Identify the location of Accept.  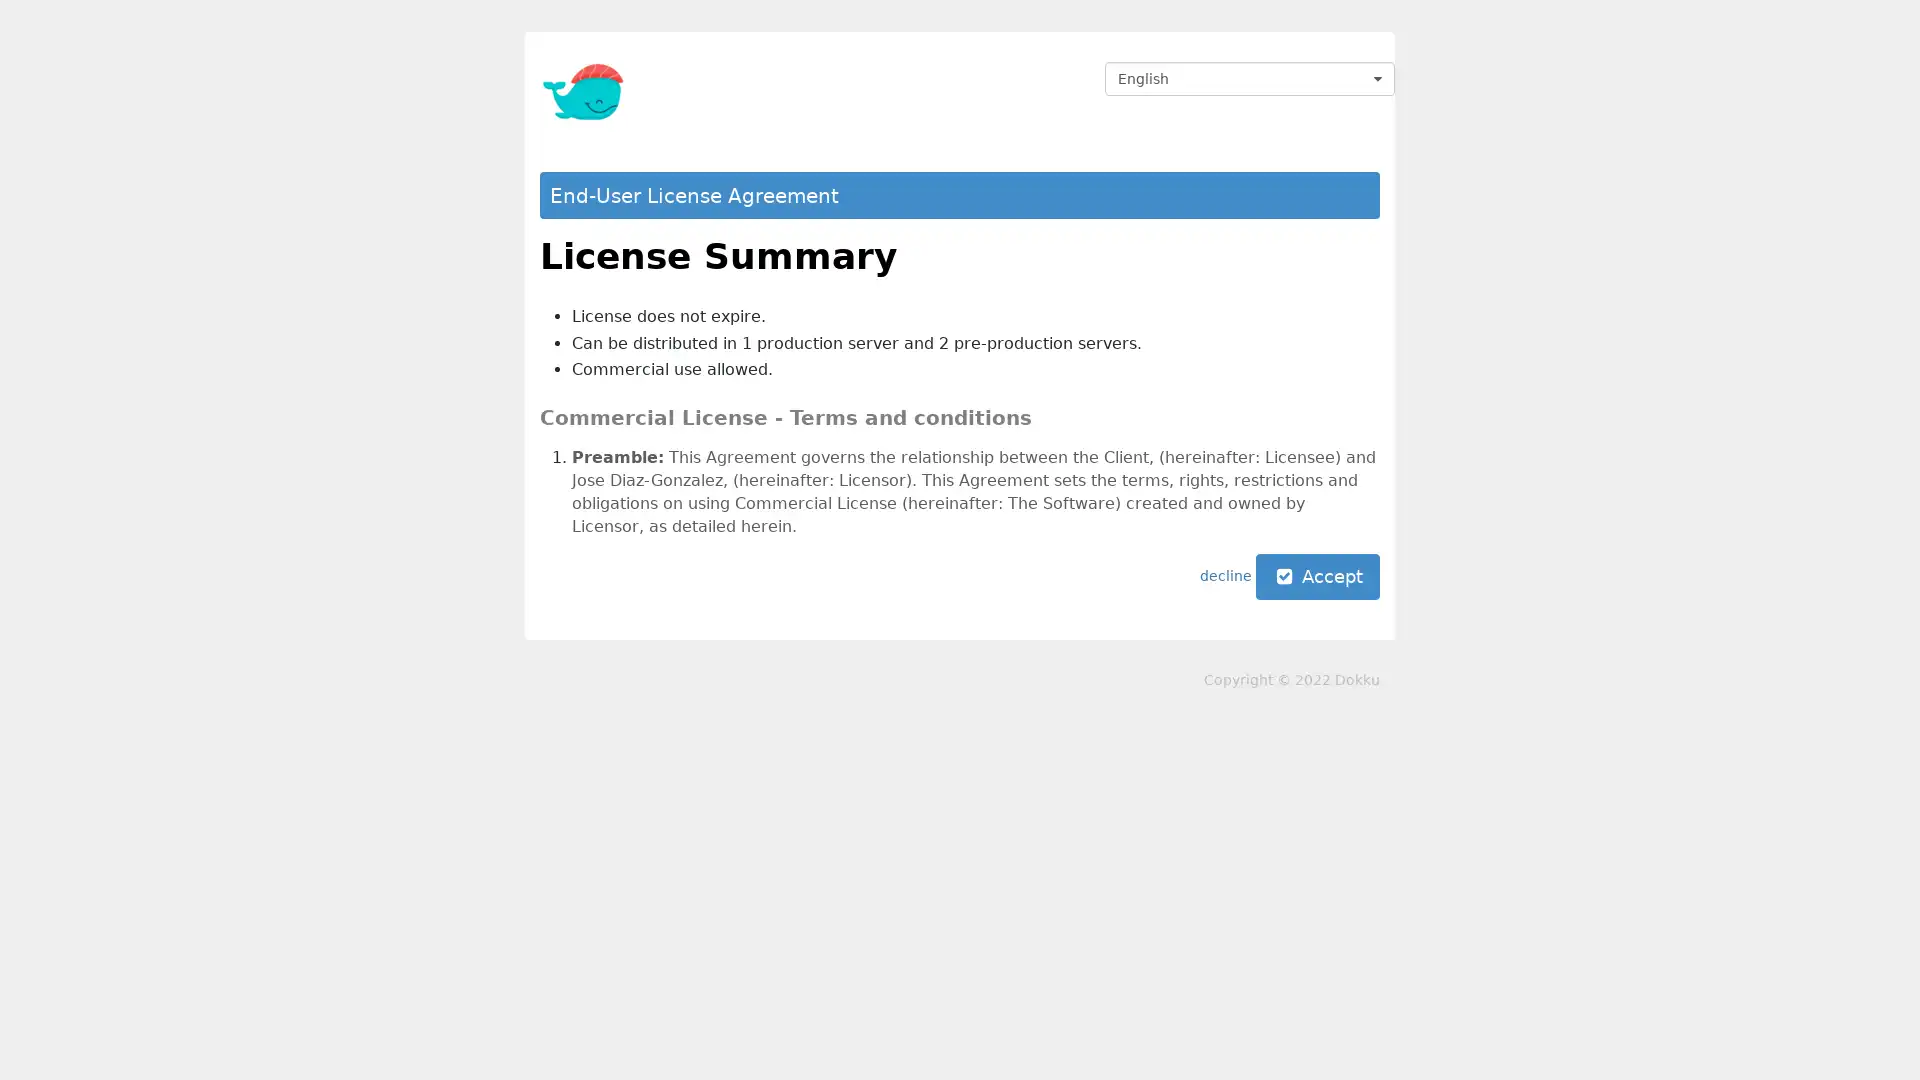
(1317, 577).